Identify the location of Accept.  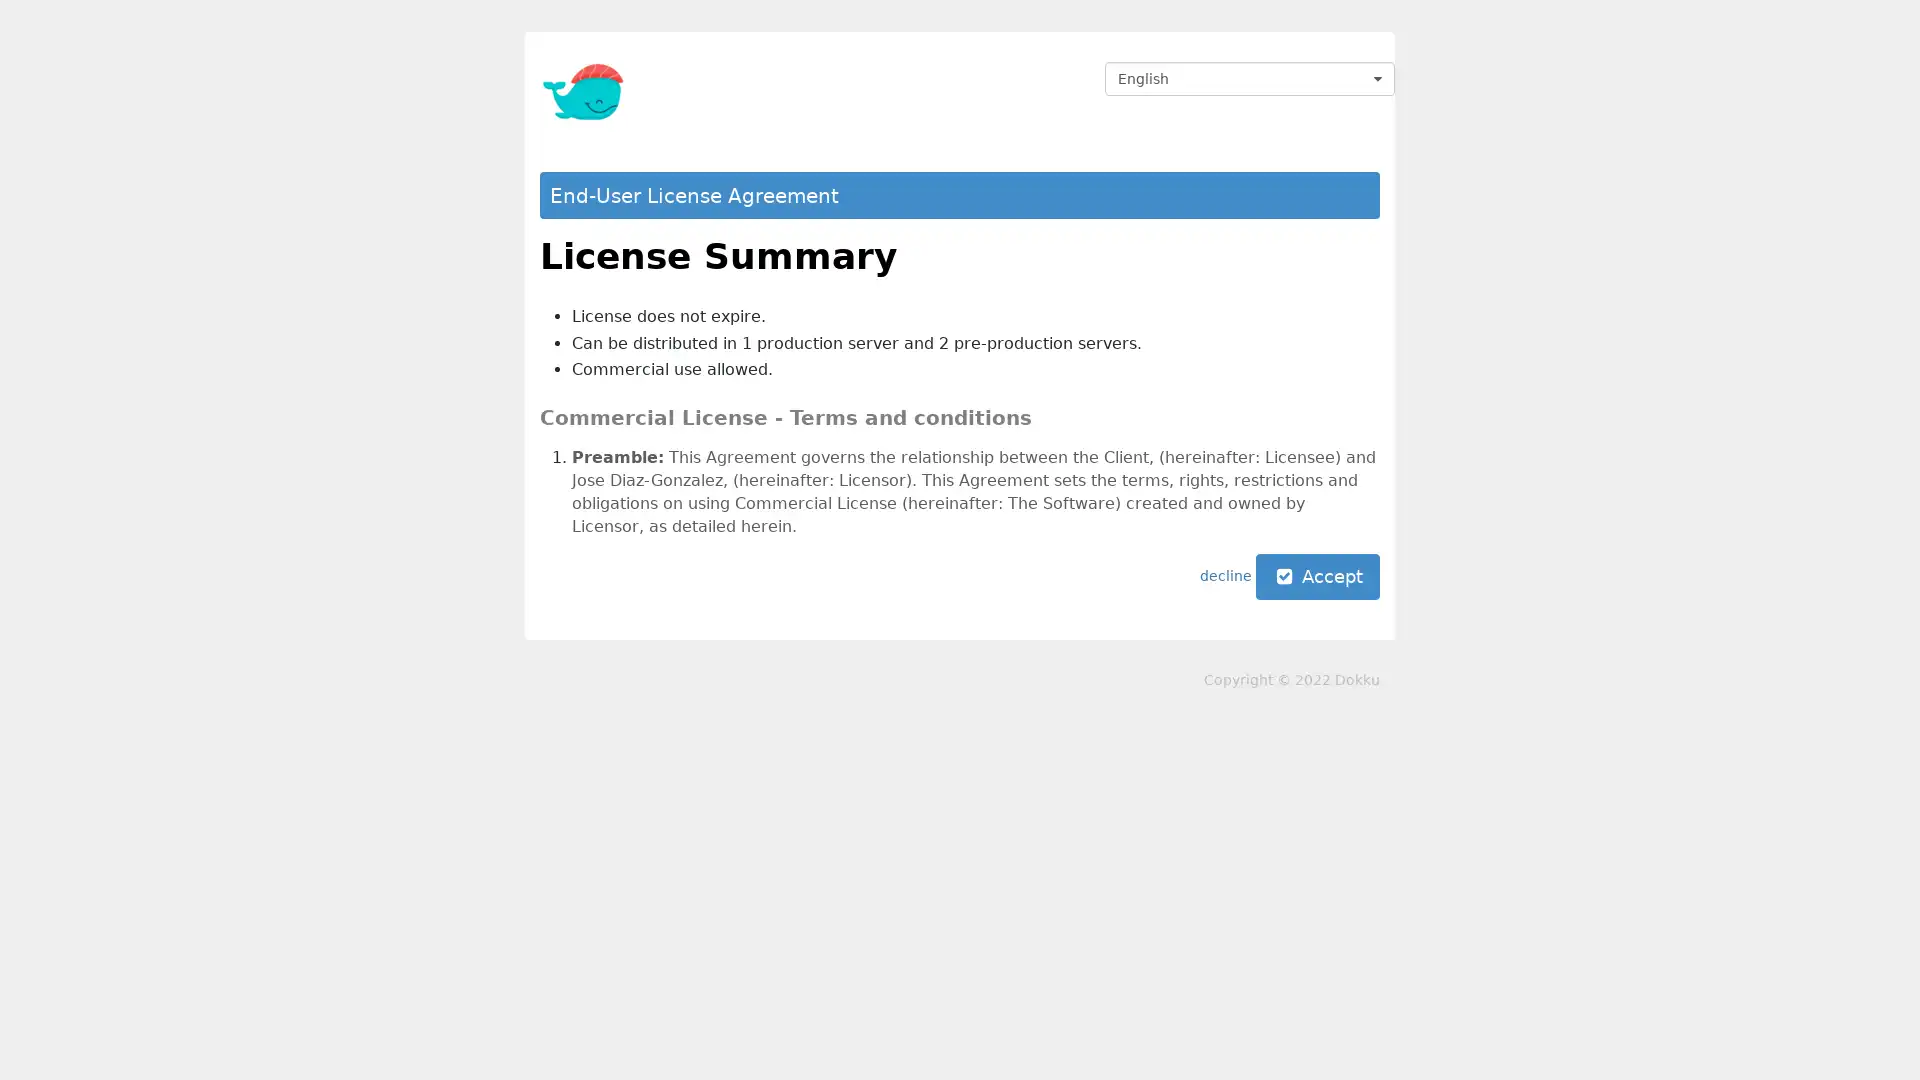
(1317, 577).